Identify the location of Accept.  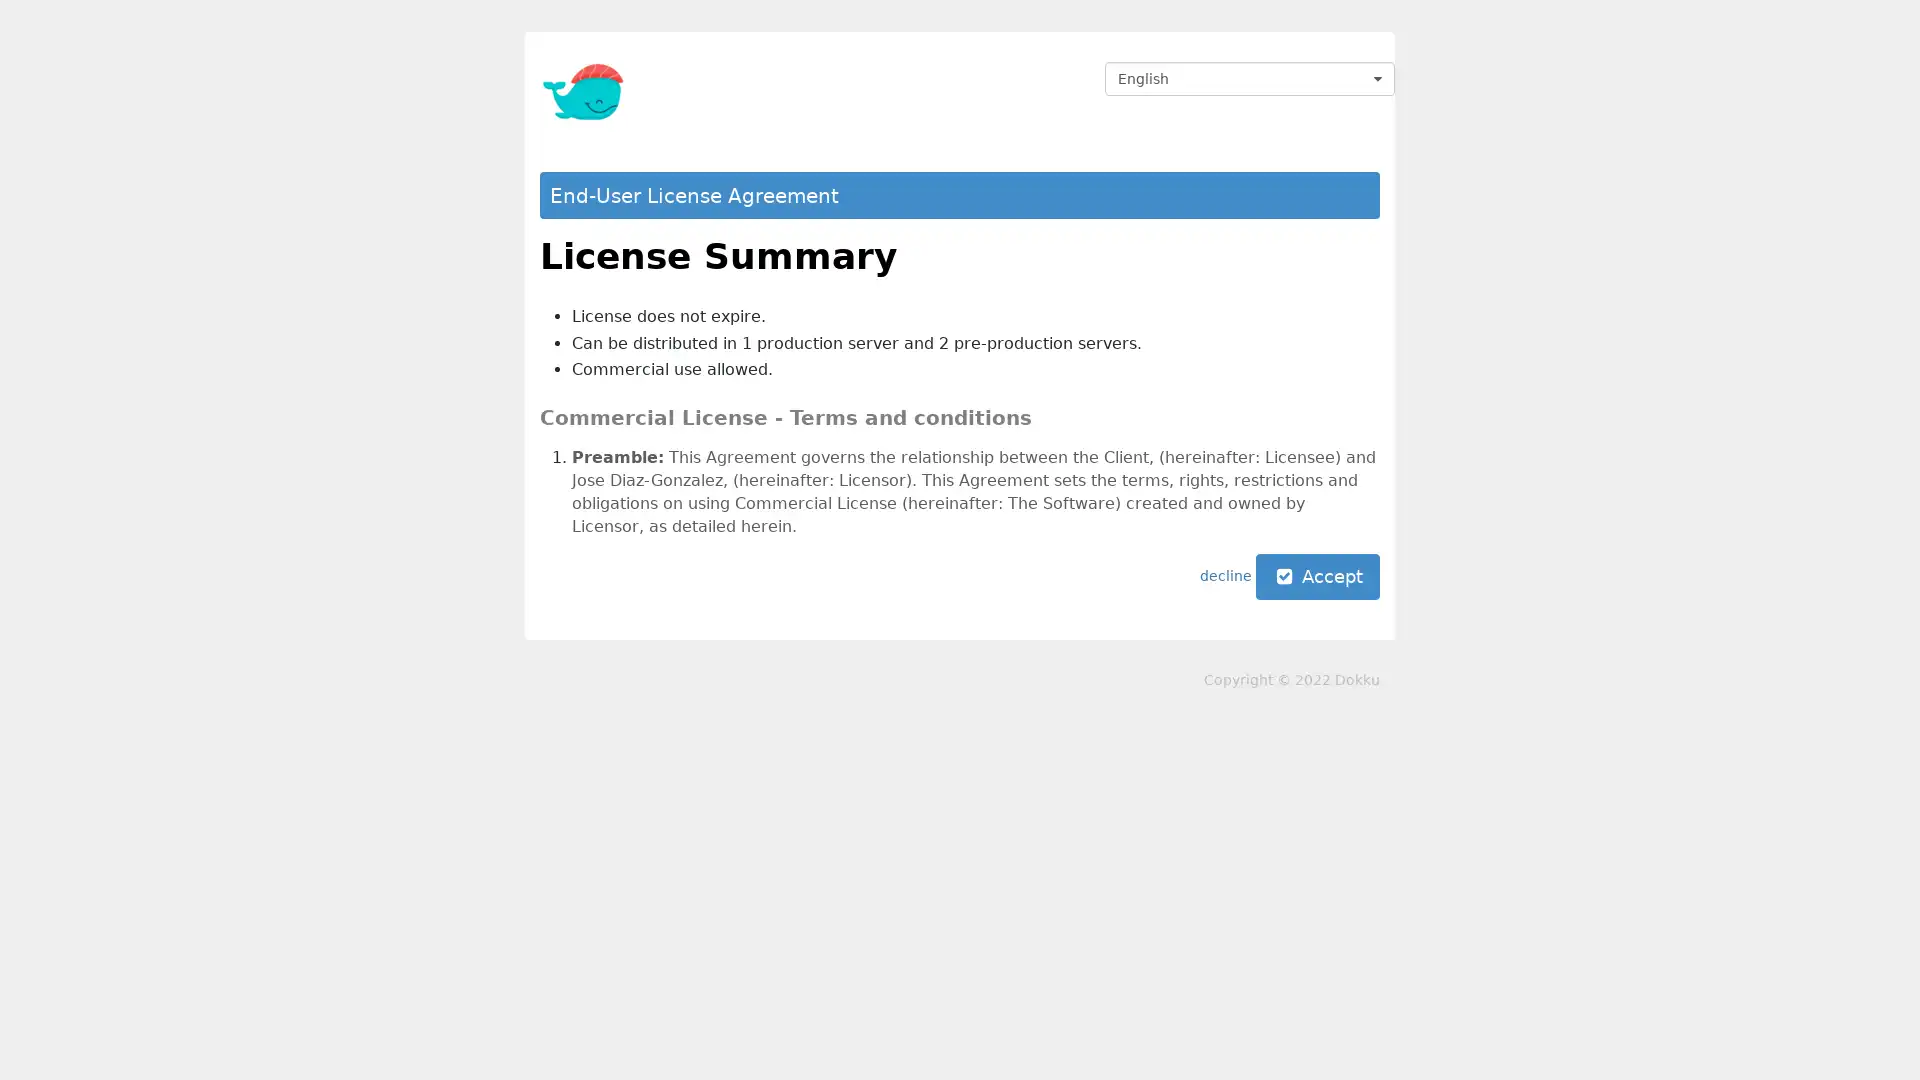
(1317, 577).